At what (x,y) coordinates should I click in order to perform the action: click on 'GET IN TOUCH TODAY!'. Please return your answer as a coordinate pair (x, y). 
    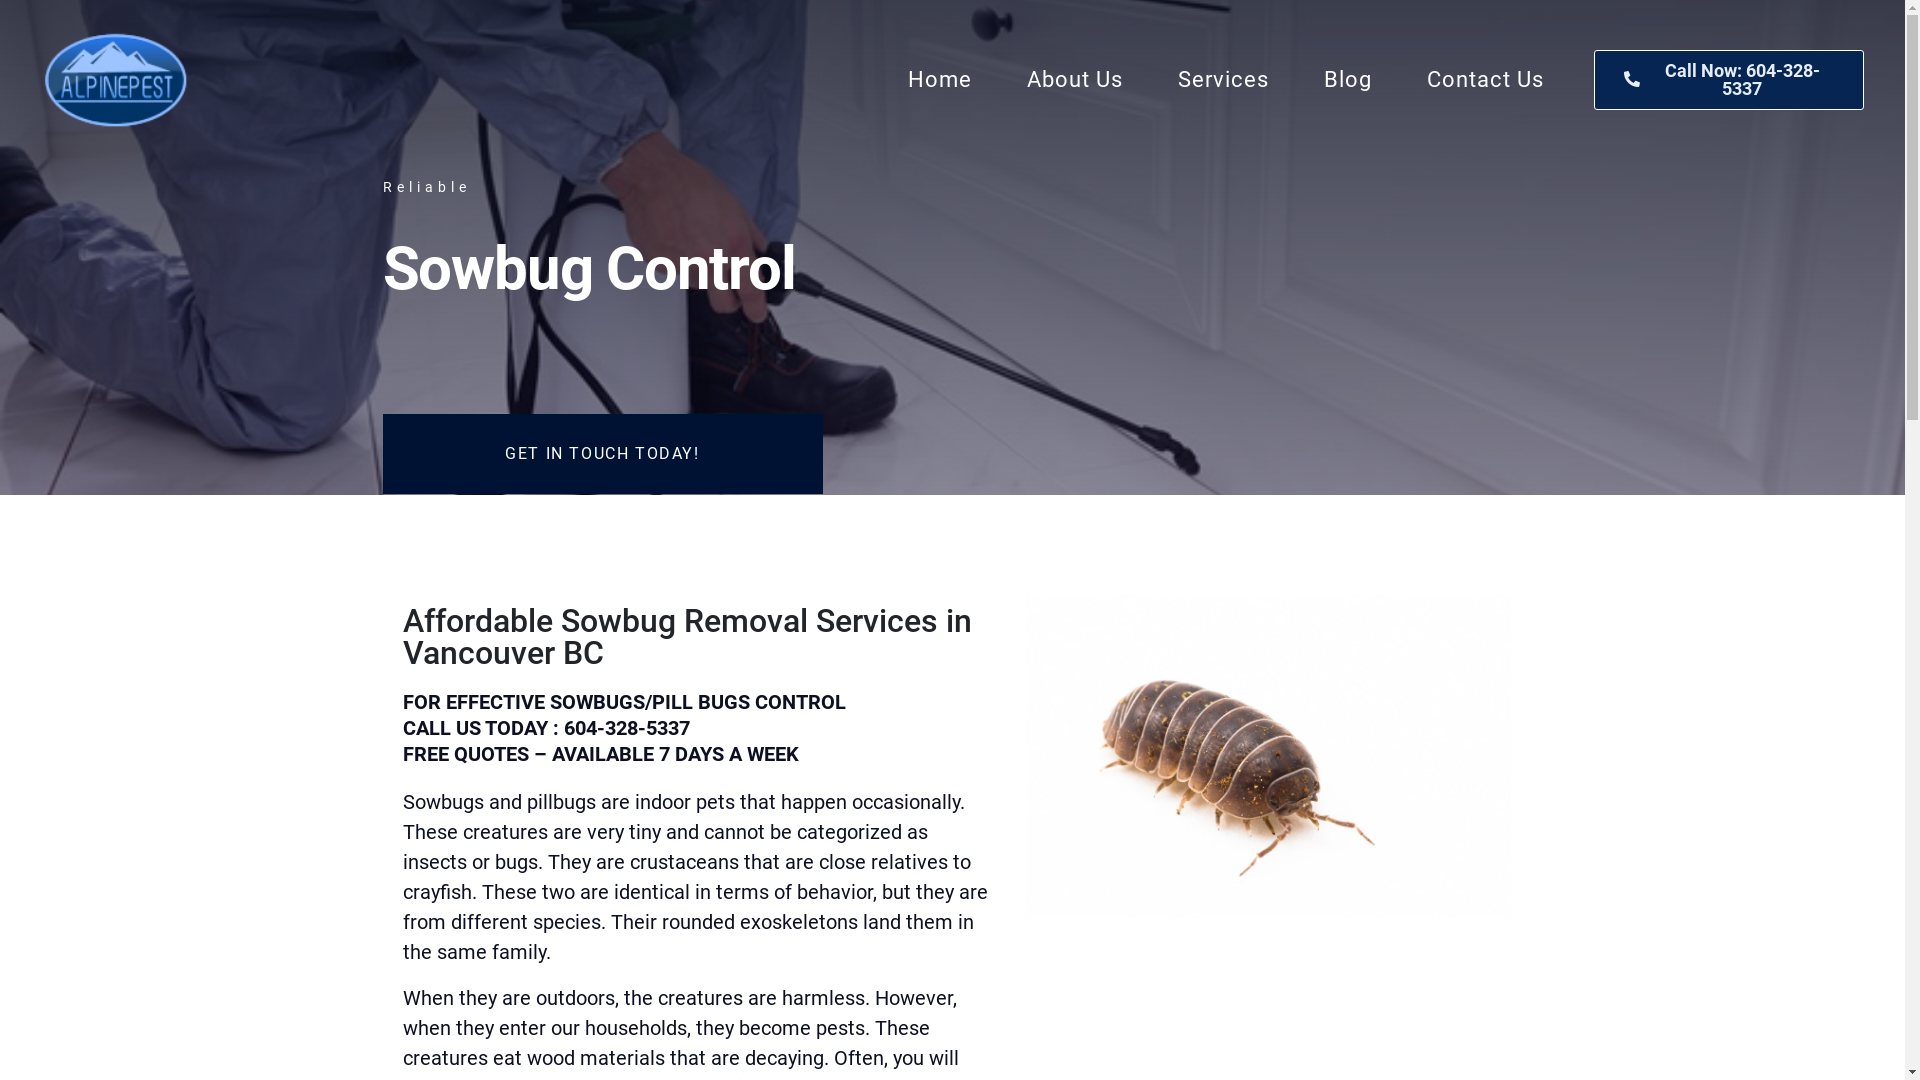
    Looking at the image, I should click on (600, 454).